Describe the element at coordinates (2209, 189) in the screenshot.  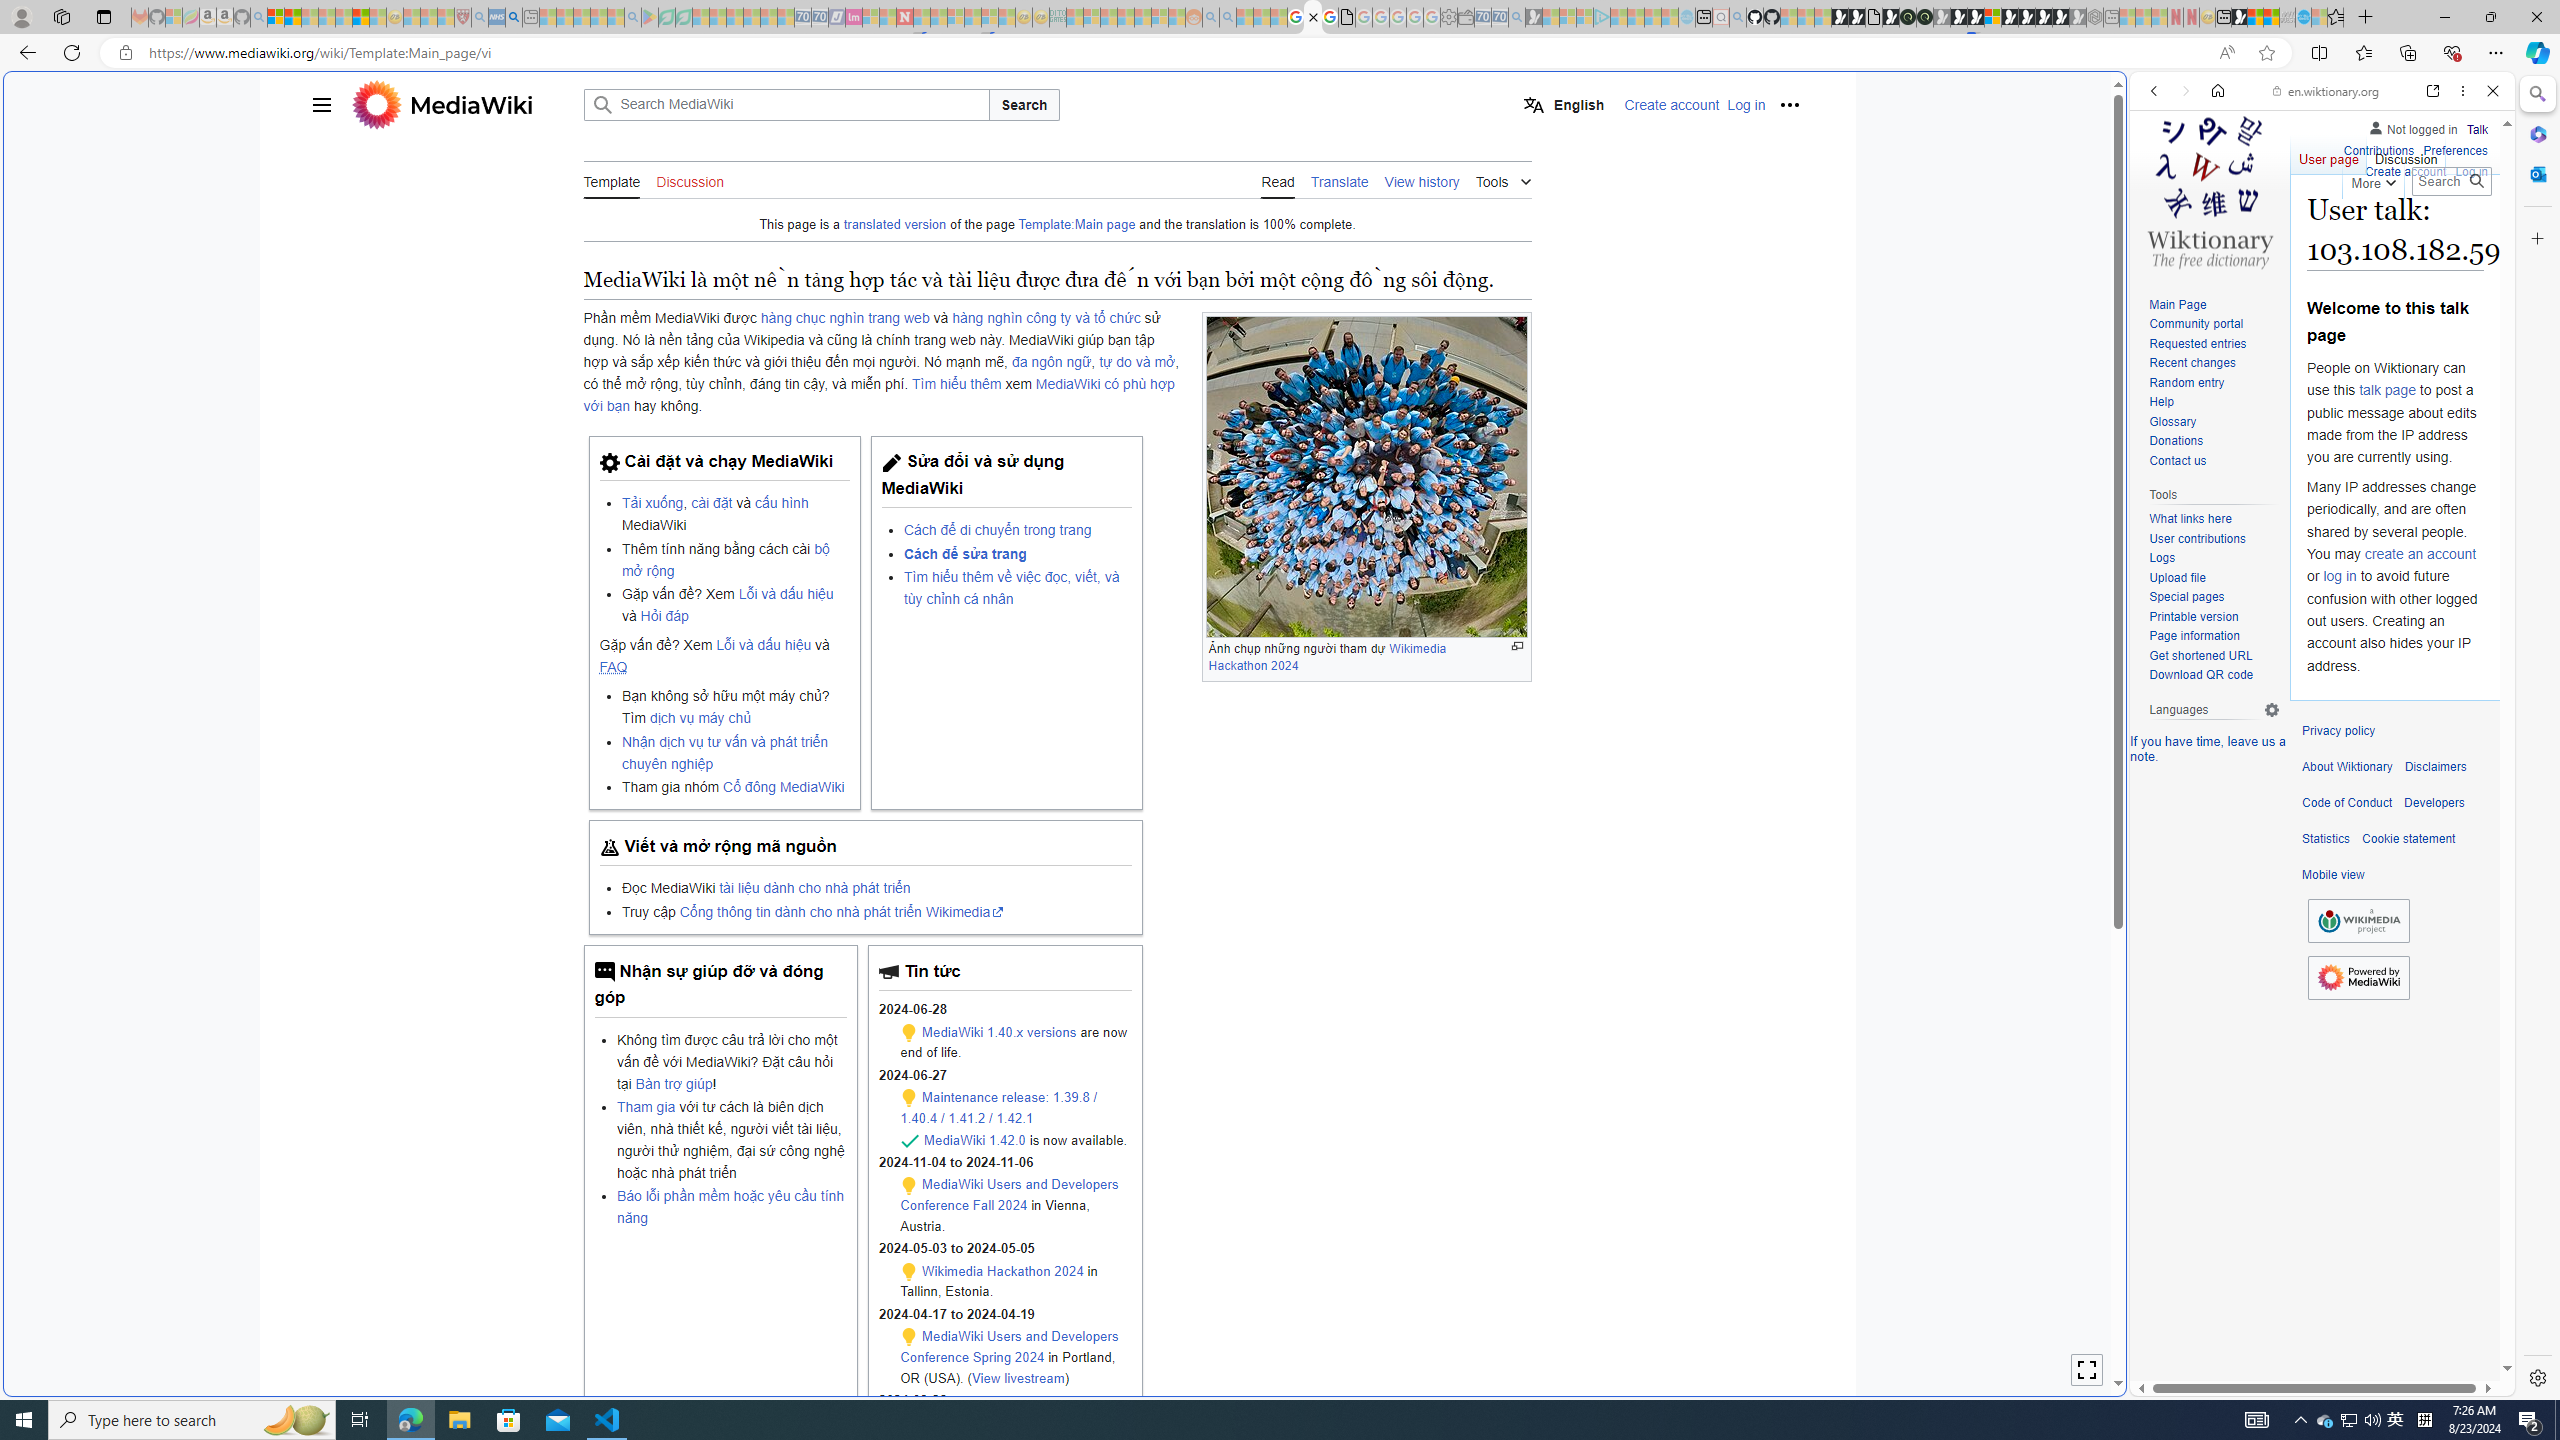
I see `'Visit the main page'` at that location.